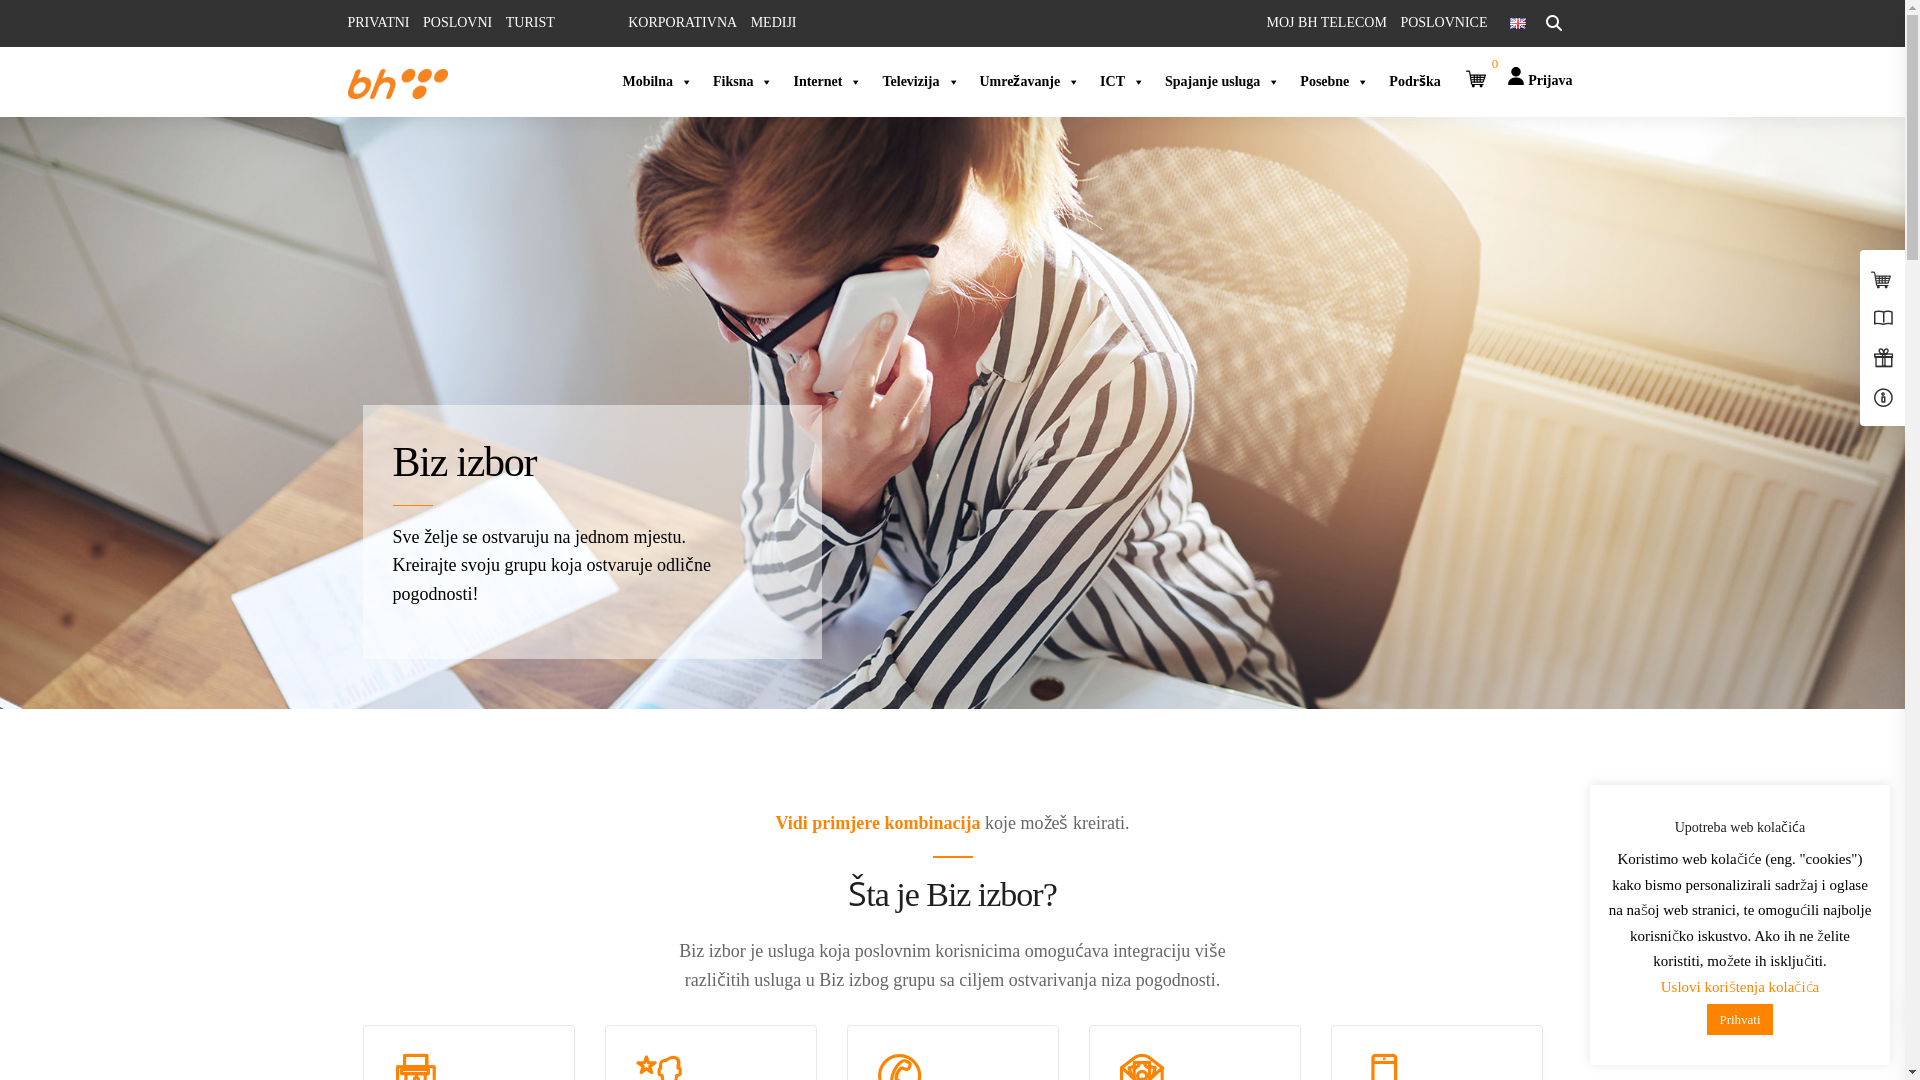 The height and width of the screenshot is (1080, 1920). What do you see at coordinates (379, 22) in the screenshot?
I see `'PRIVATNI'` at bounding box center [379, 22].